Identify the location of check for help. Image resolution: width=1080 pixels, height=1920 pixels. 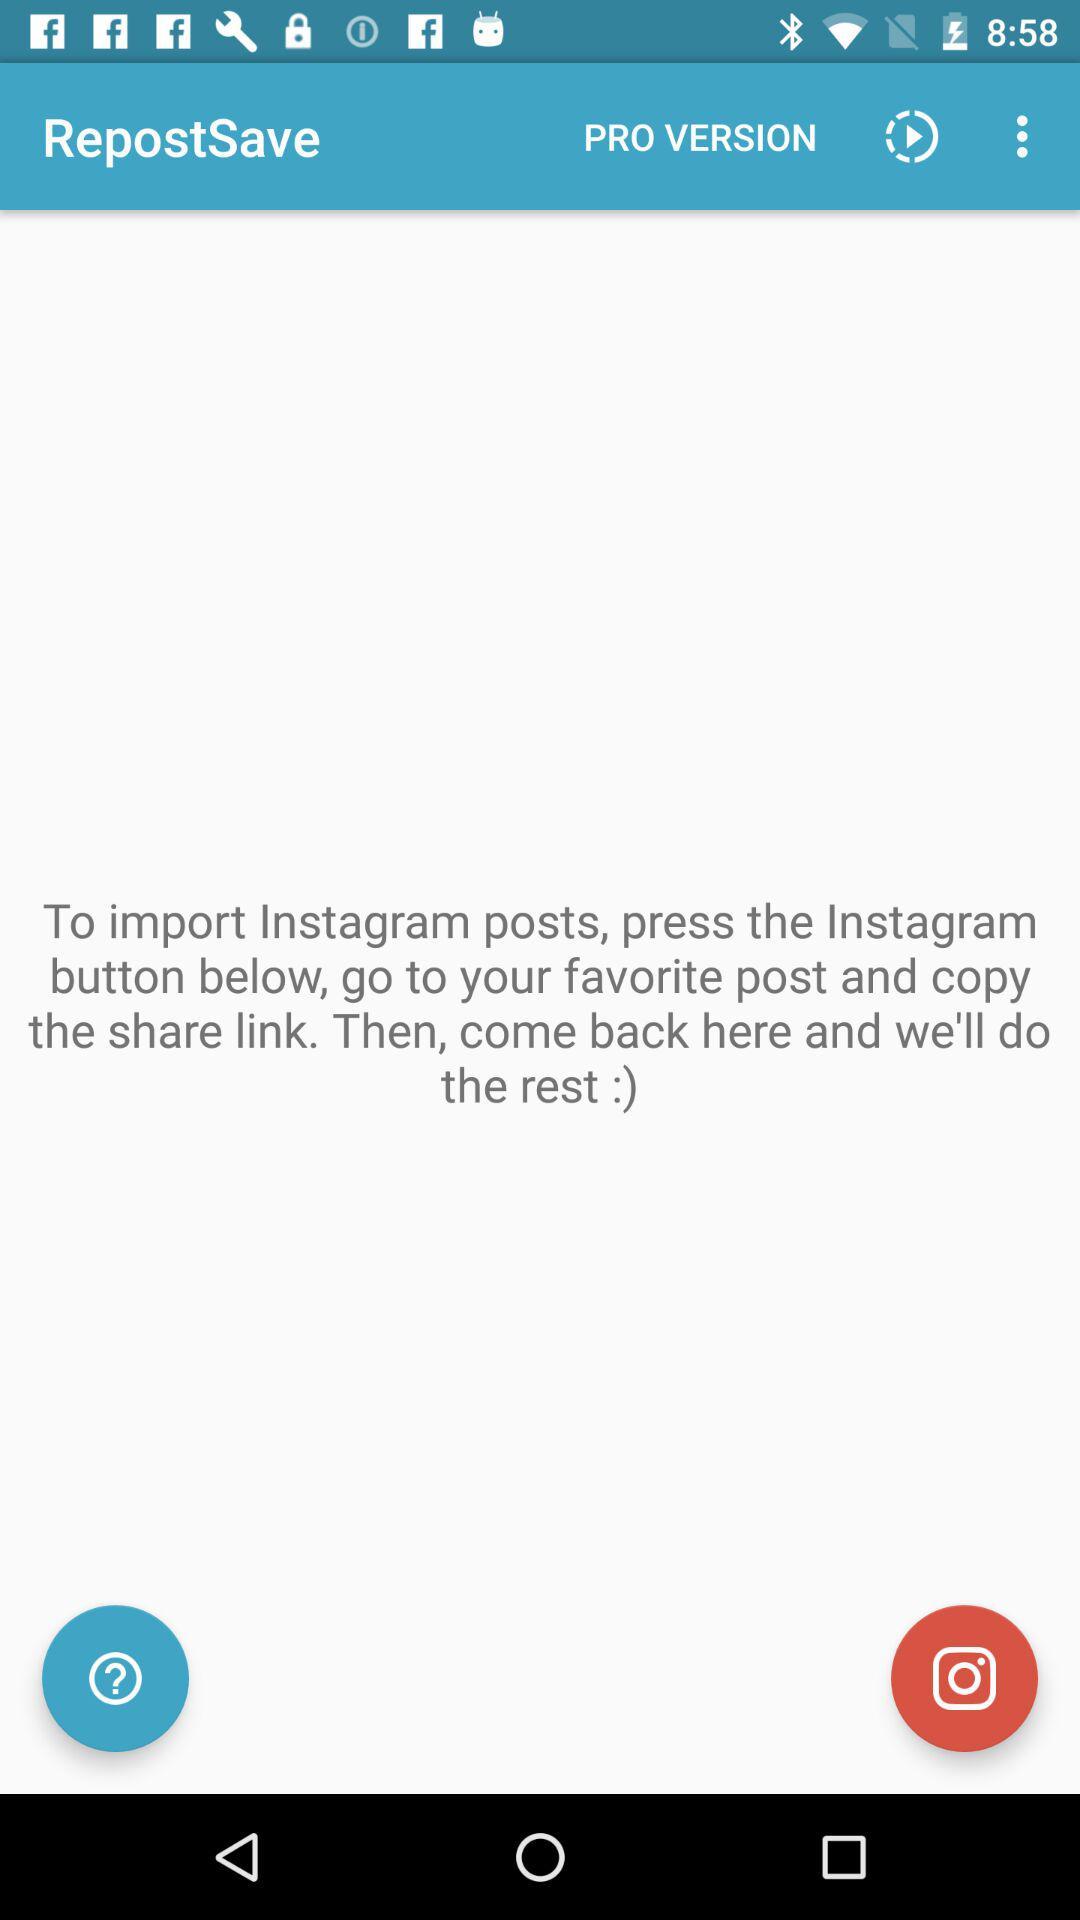
(115, 1678).